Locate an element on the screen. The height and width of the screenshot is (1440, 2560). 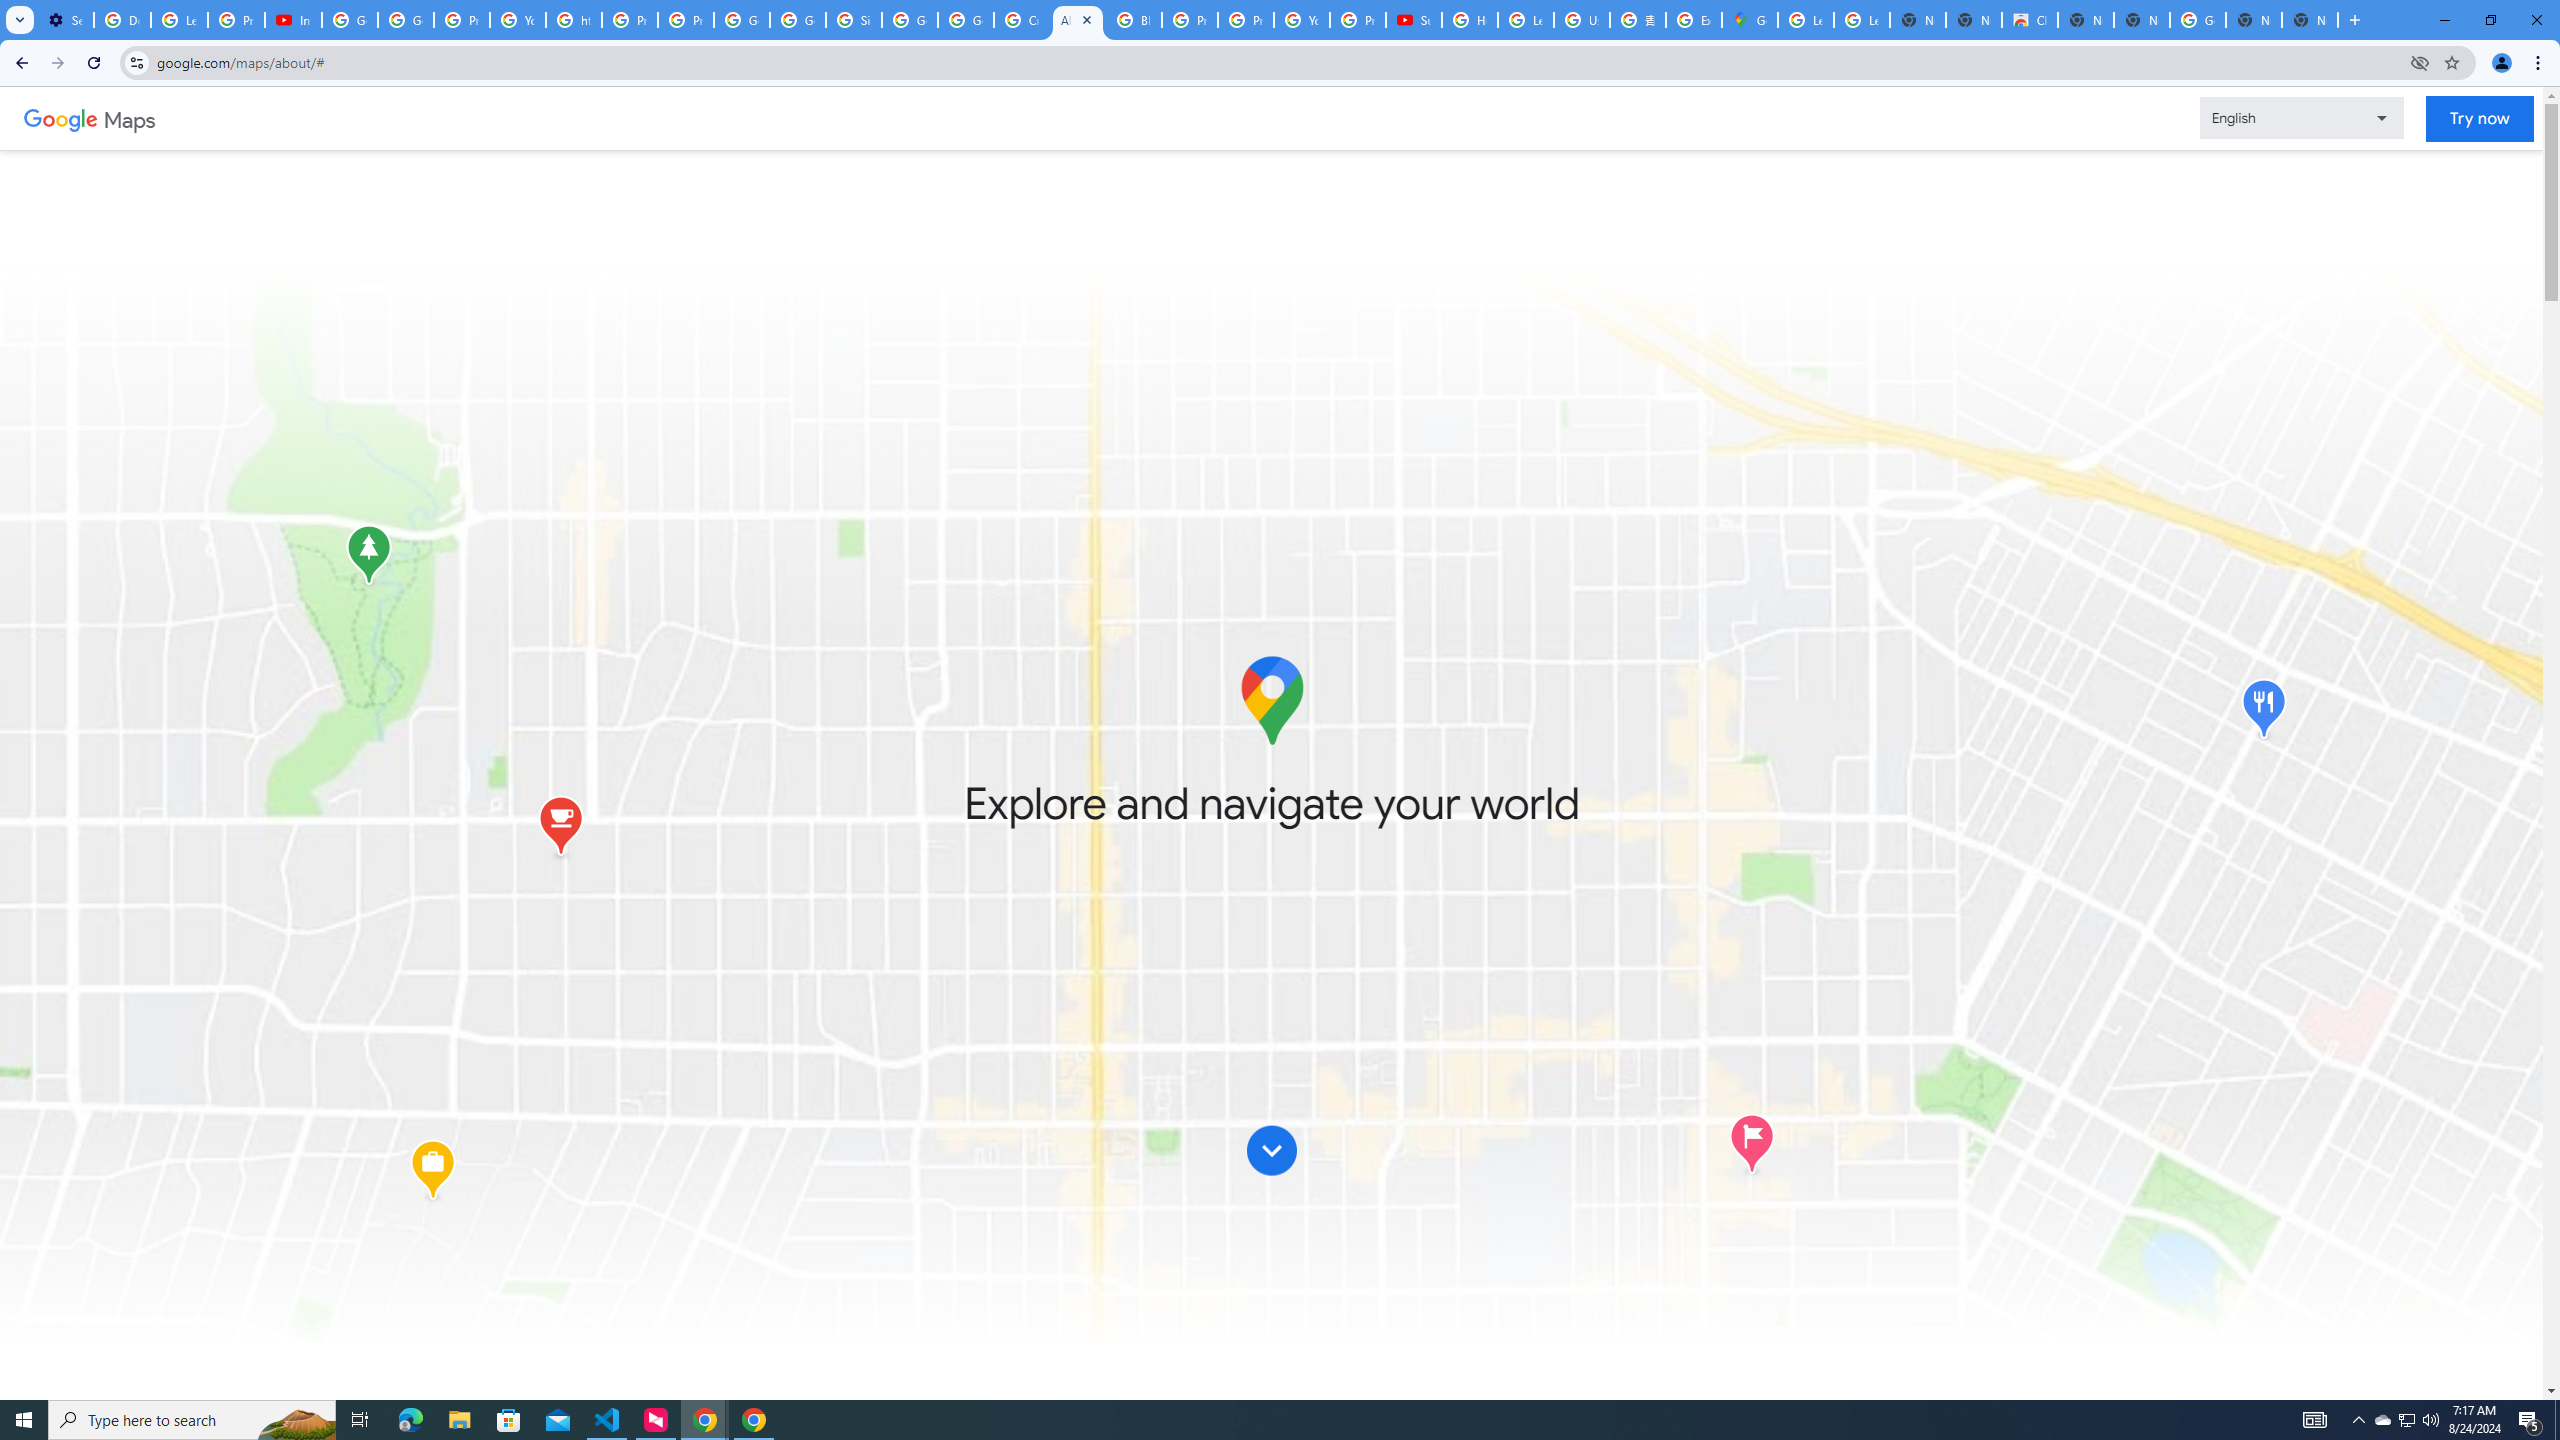
'YouTube' is located at coordinates (517, 19).